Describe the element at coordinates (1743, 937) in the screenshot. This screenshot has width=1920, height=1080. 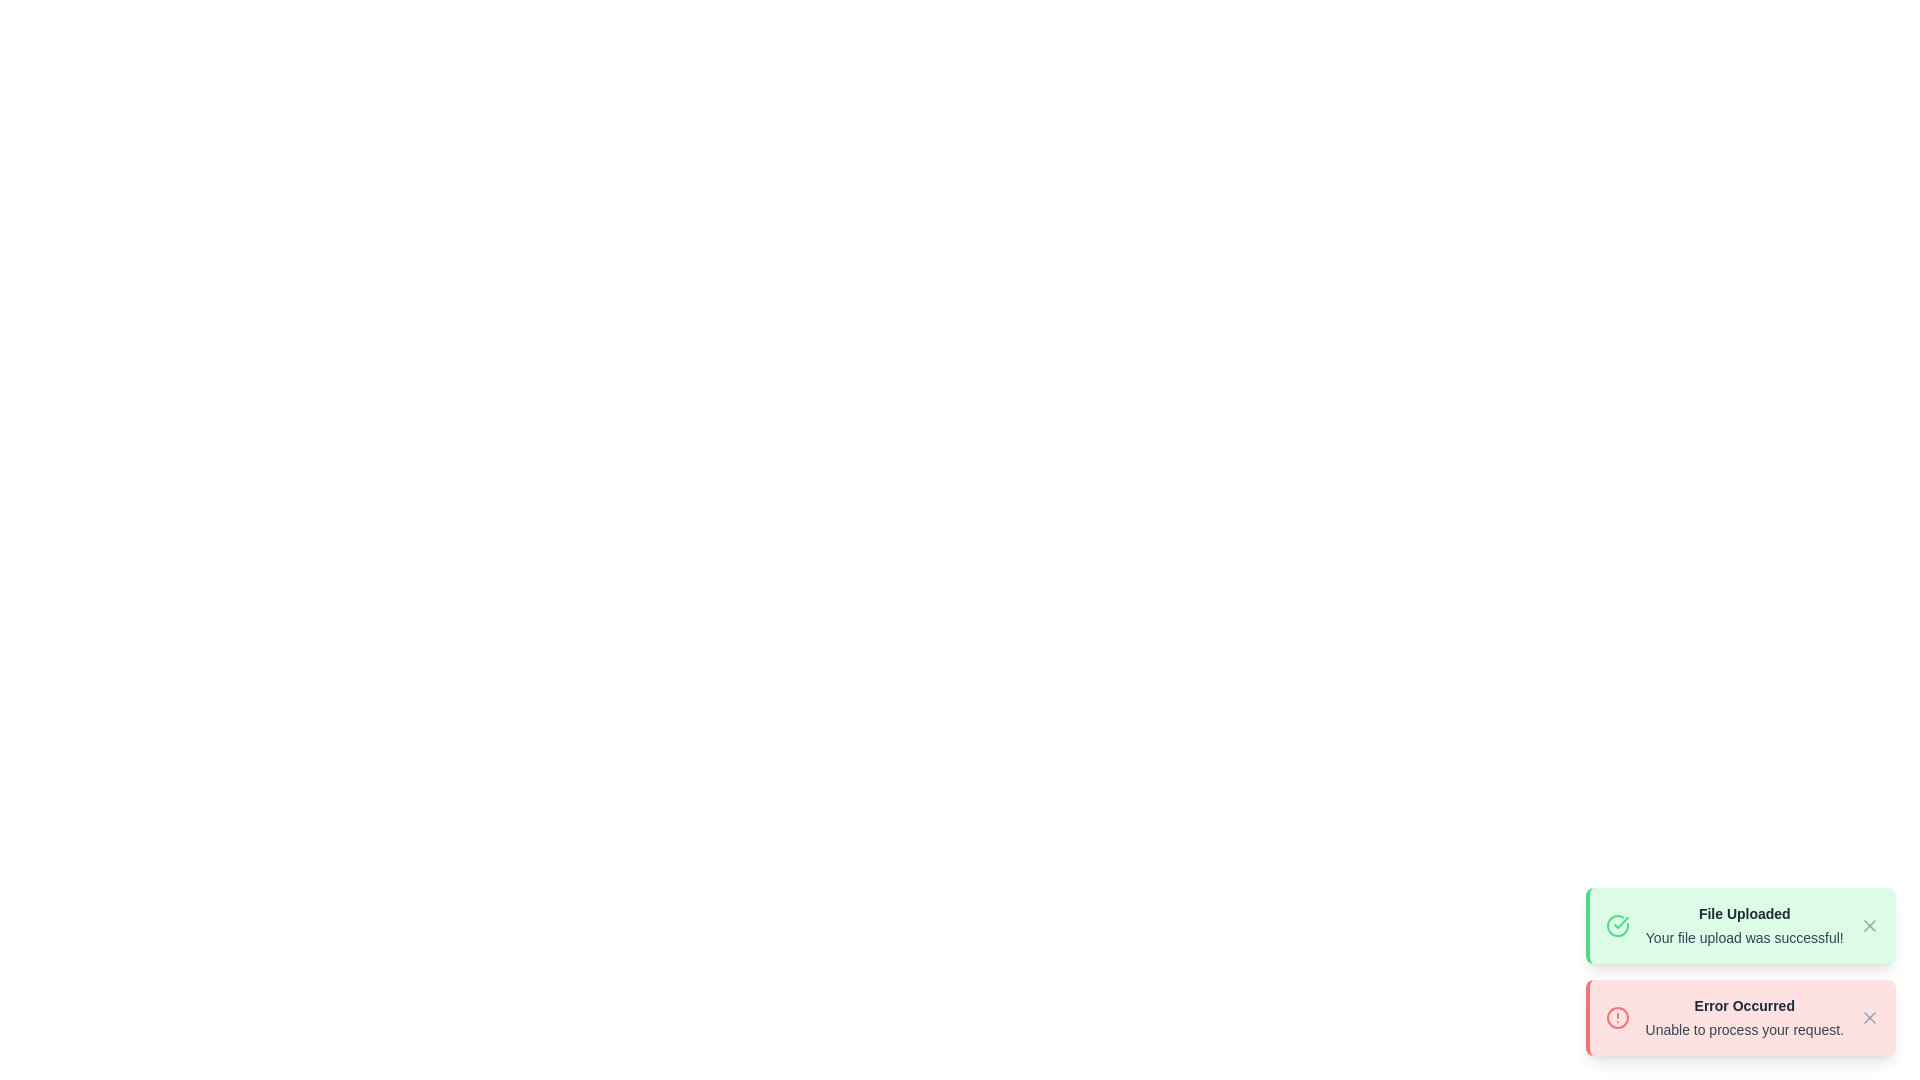
I see `text label that says 'Your file upload was successful!' located underneath the bold header 'File Uploaded' in a notification card` at that location.